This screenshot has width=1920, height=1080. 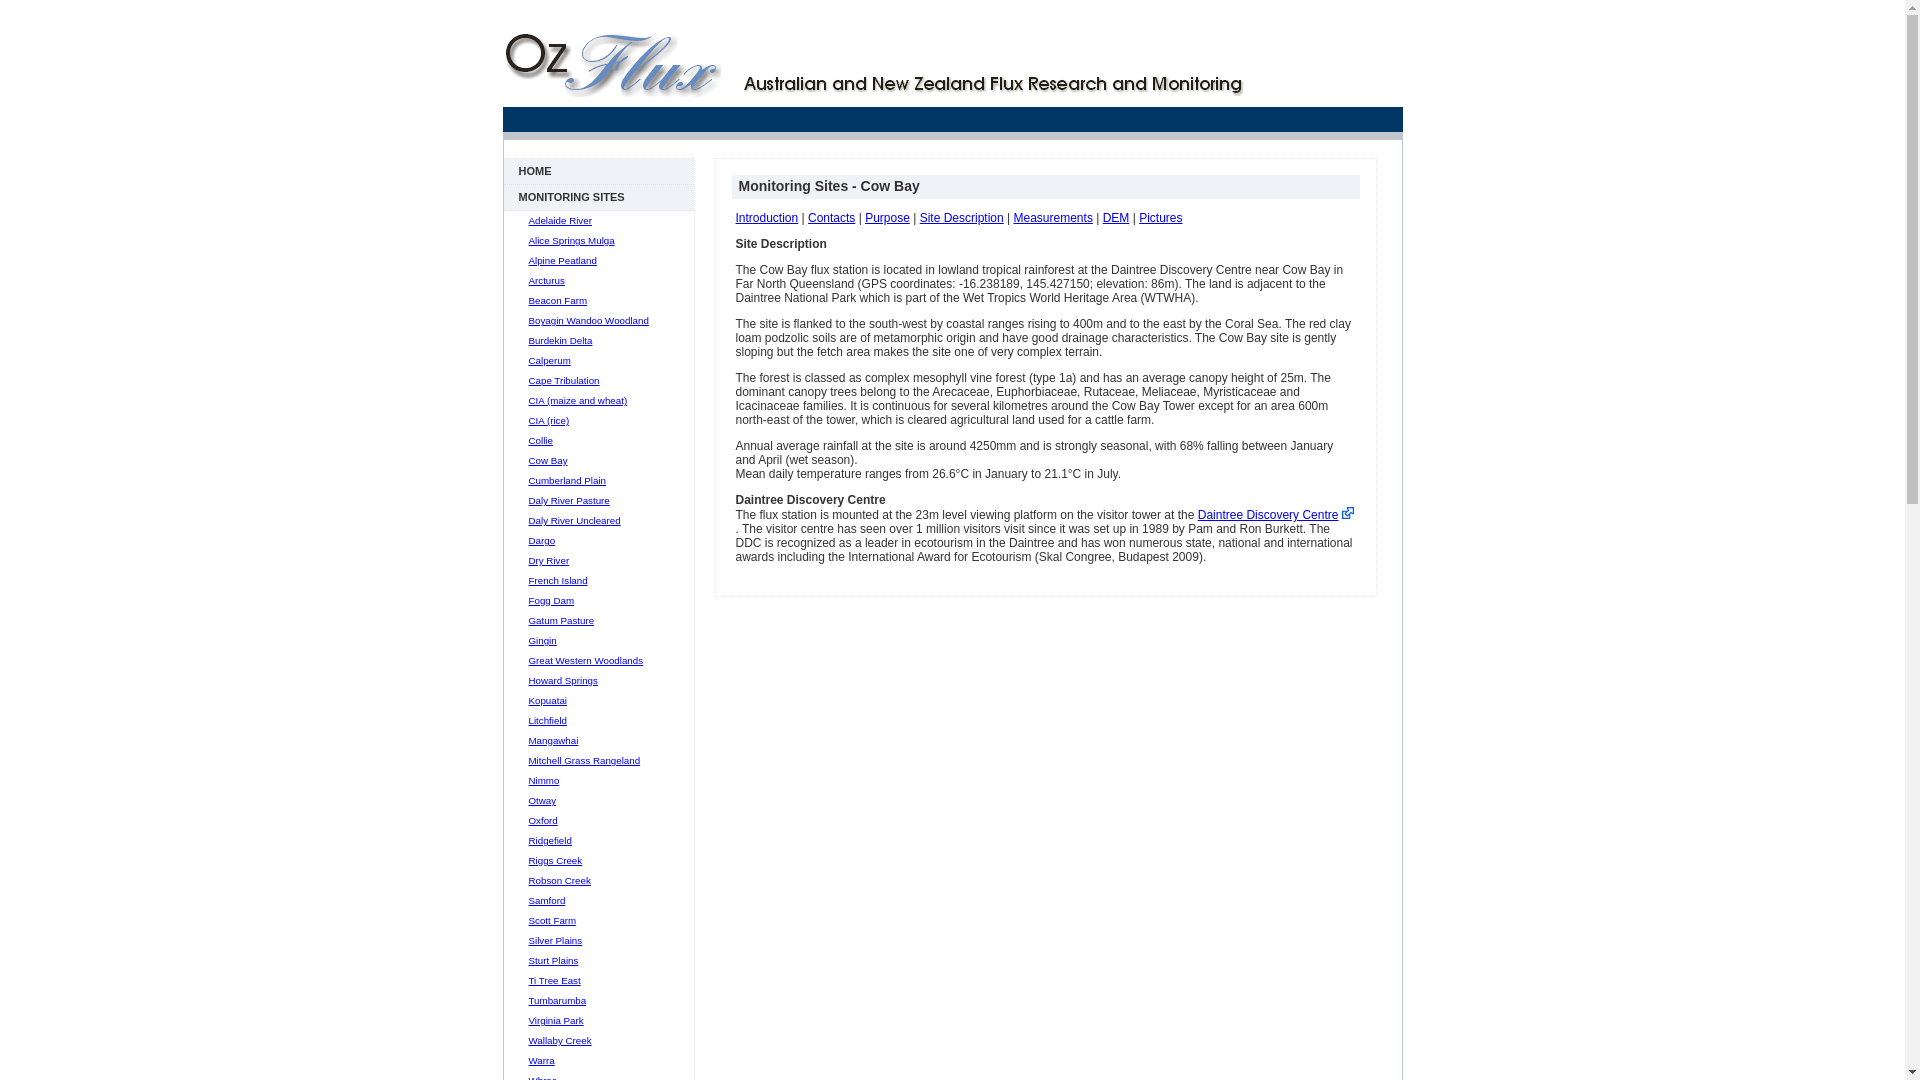 What do you see at coordinates (552, 740) in the screenshot?
I see `'Mangawhai'` at bounding box center [552, 740].